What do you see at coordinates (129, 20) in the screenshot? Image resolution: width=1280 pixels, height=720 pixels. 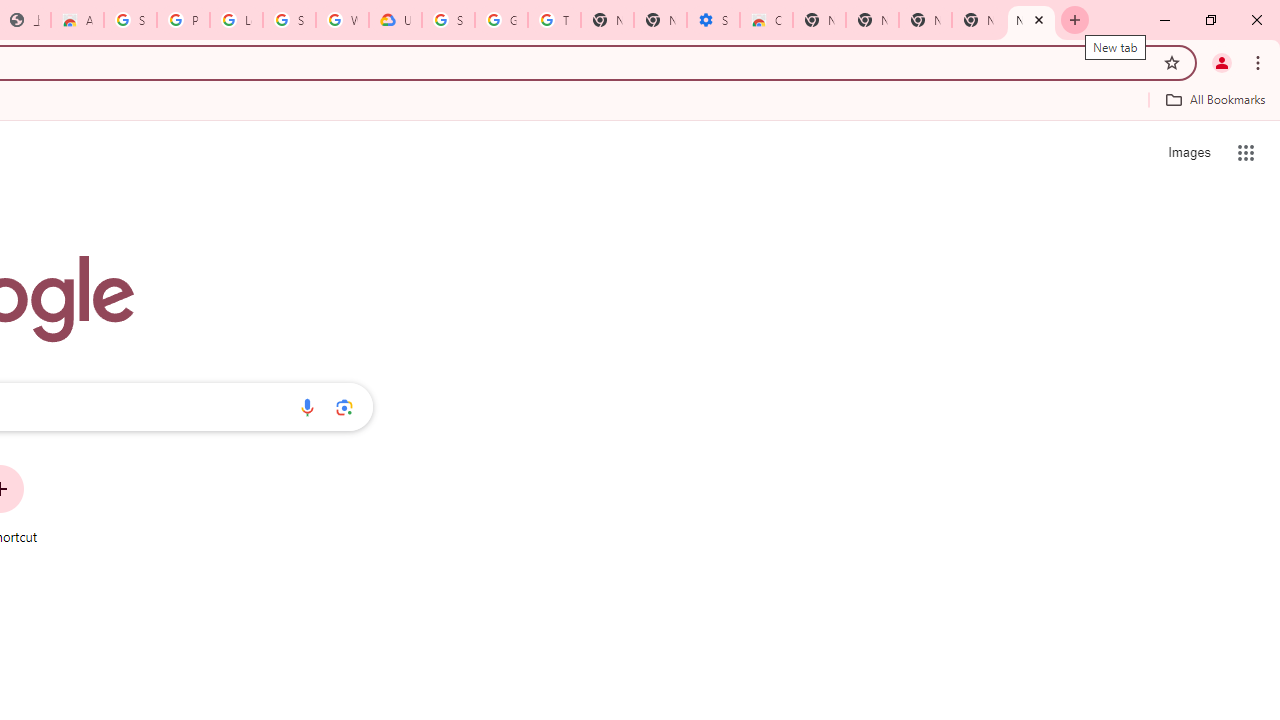 I see `'Sign in - Google Accounts'` at bounding box center [129, 20].